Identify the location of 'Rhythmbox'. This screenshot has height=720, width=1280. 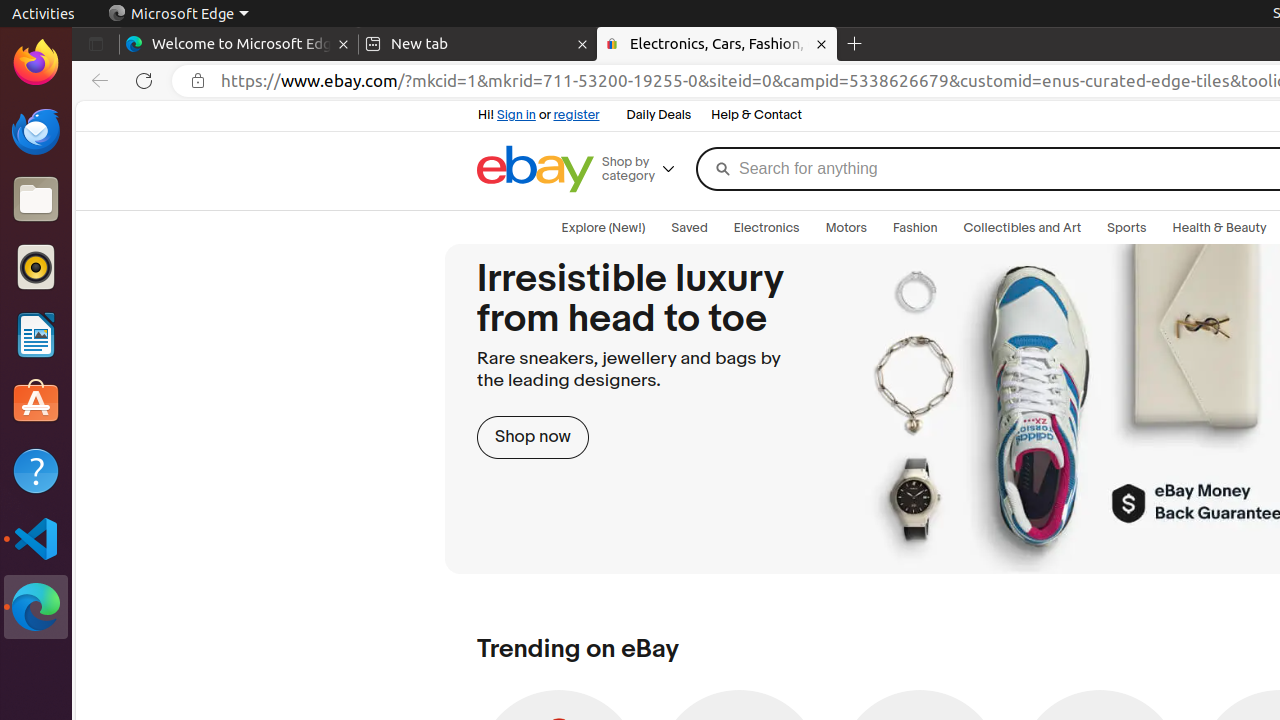
(35, 265).